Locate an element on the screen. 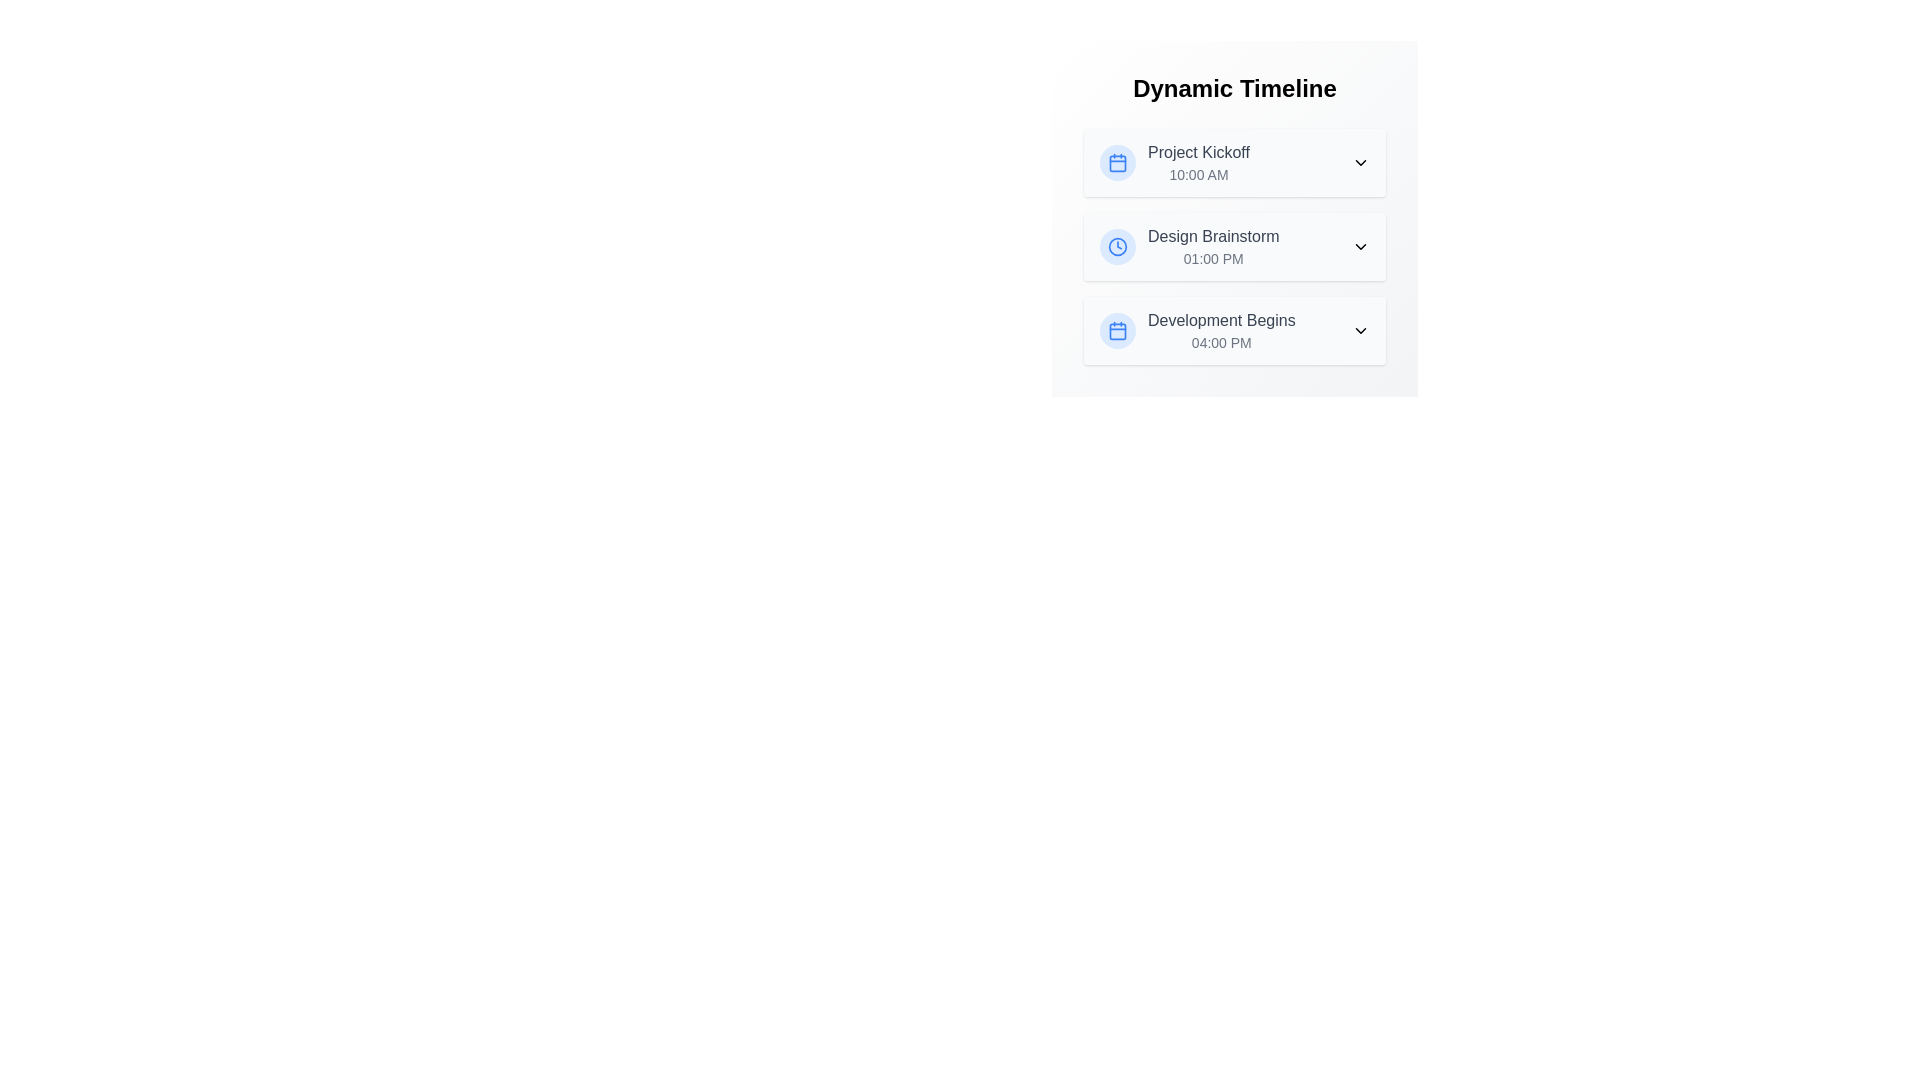  the 'Design Brainstorm' Event item in the timeline view is located at coordinates (1189, 245).